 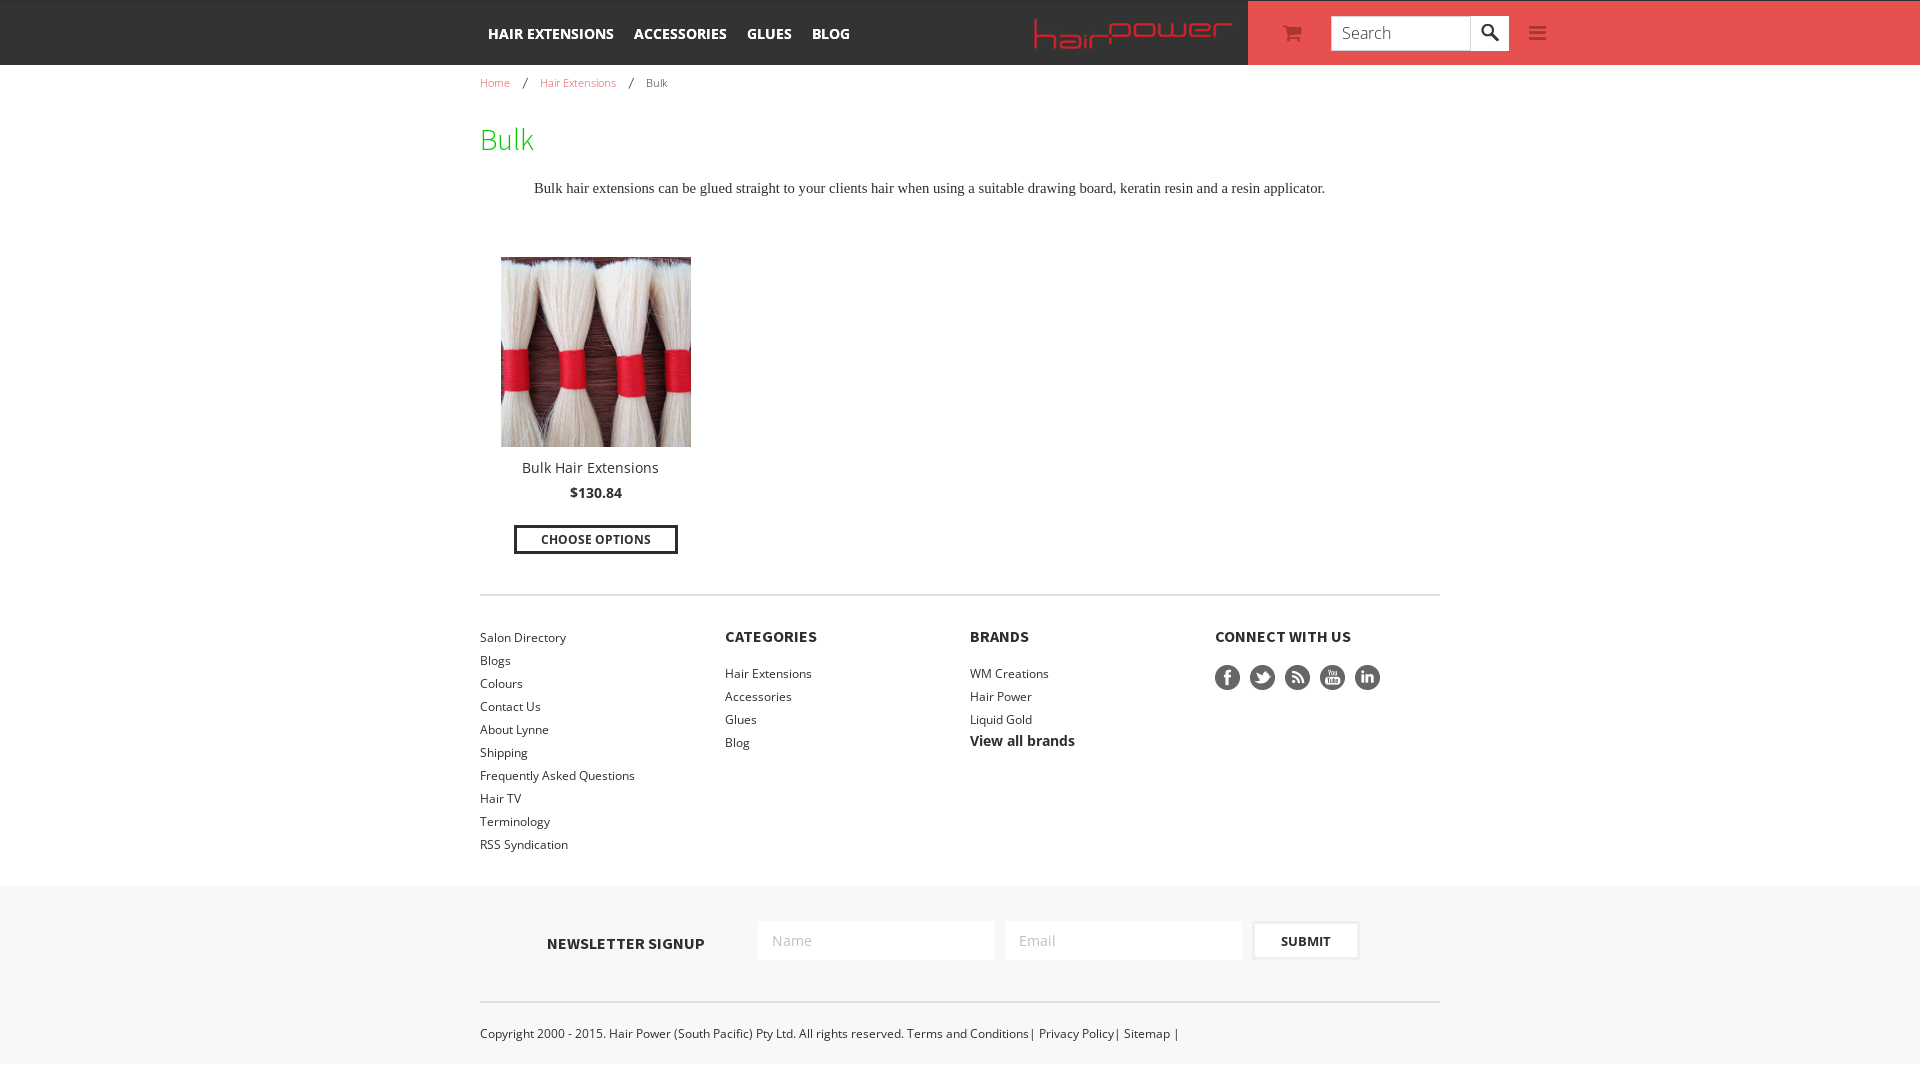 I want to click on 'Contact Us', so click(x=591, y=705).